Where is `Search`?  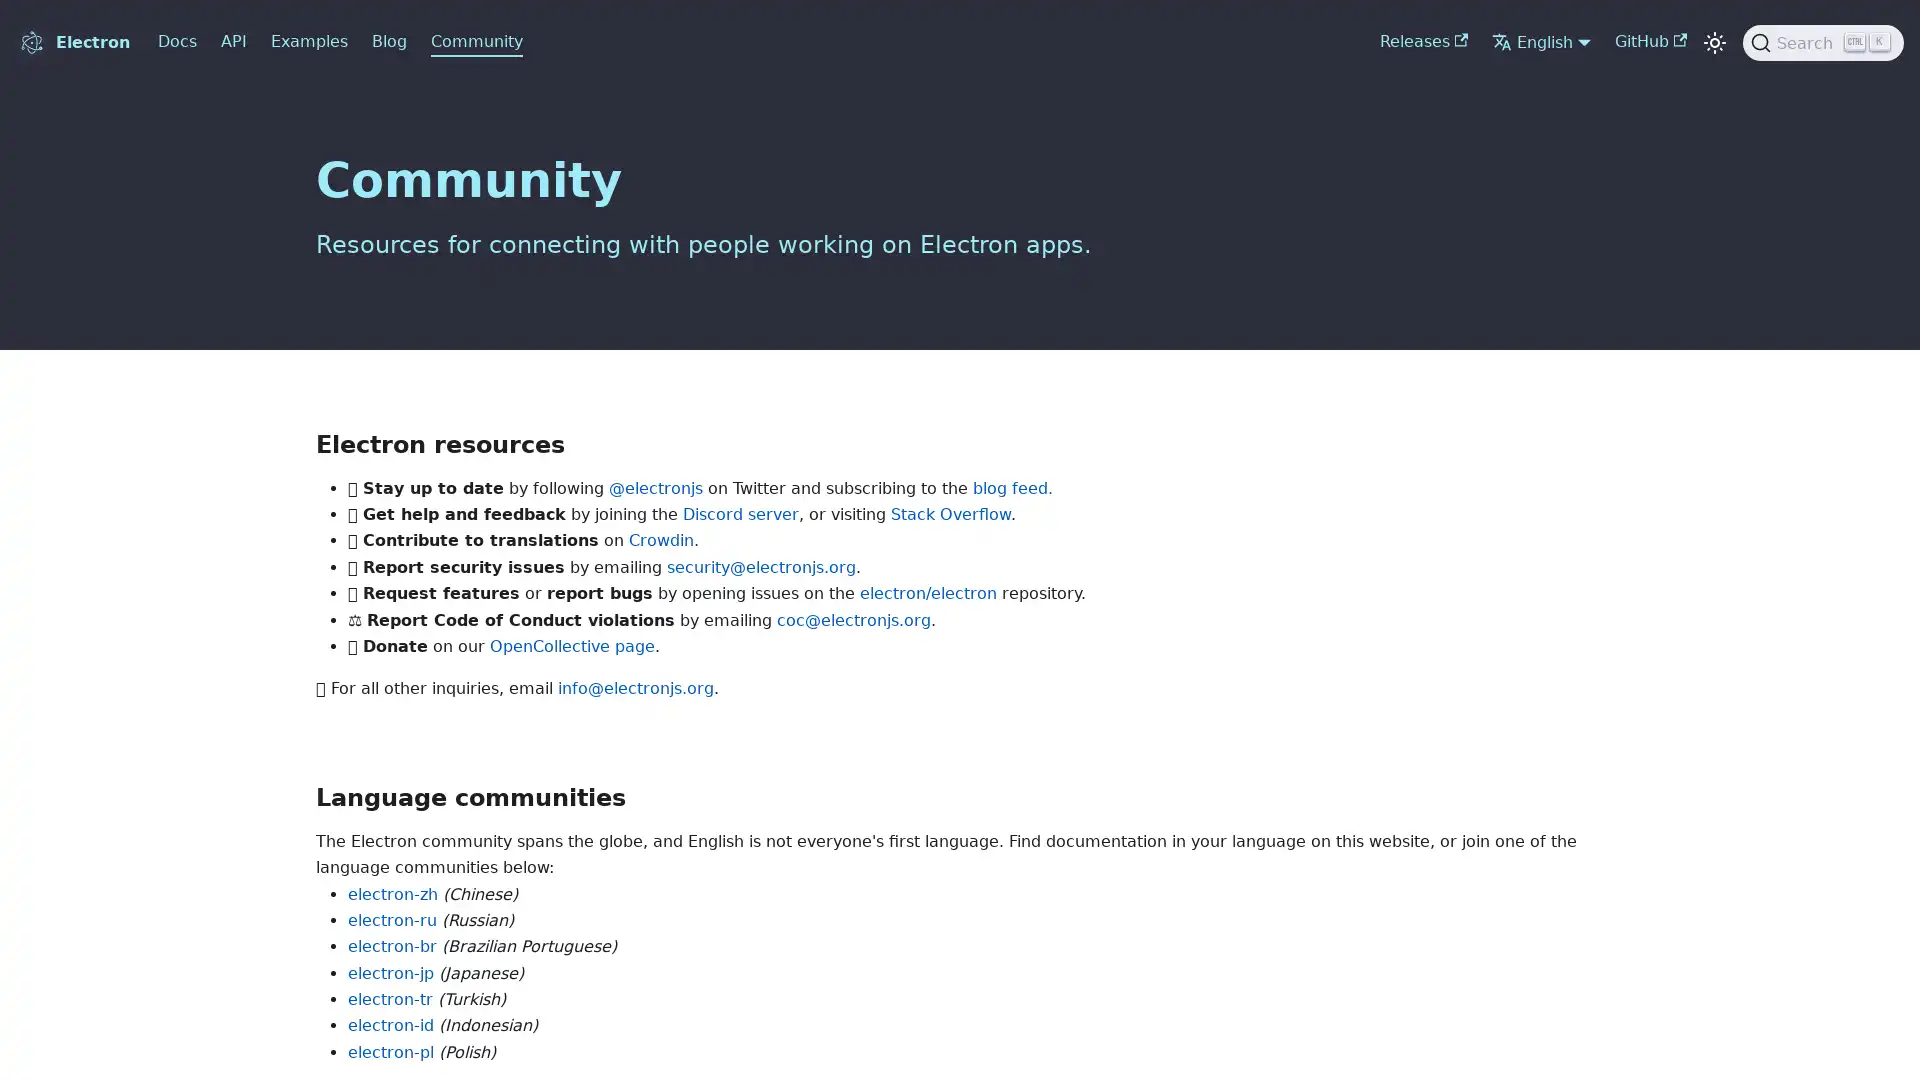 Search is located at coordinates (1823, 42).